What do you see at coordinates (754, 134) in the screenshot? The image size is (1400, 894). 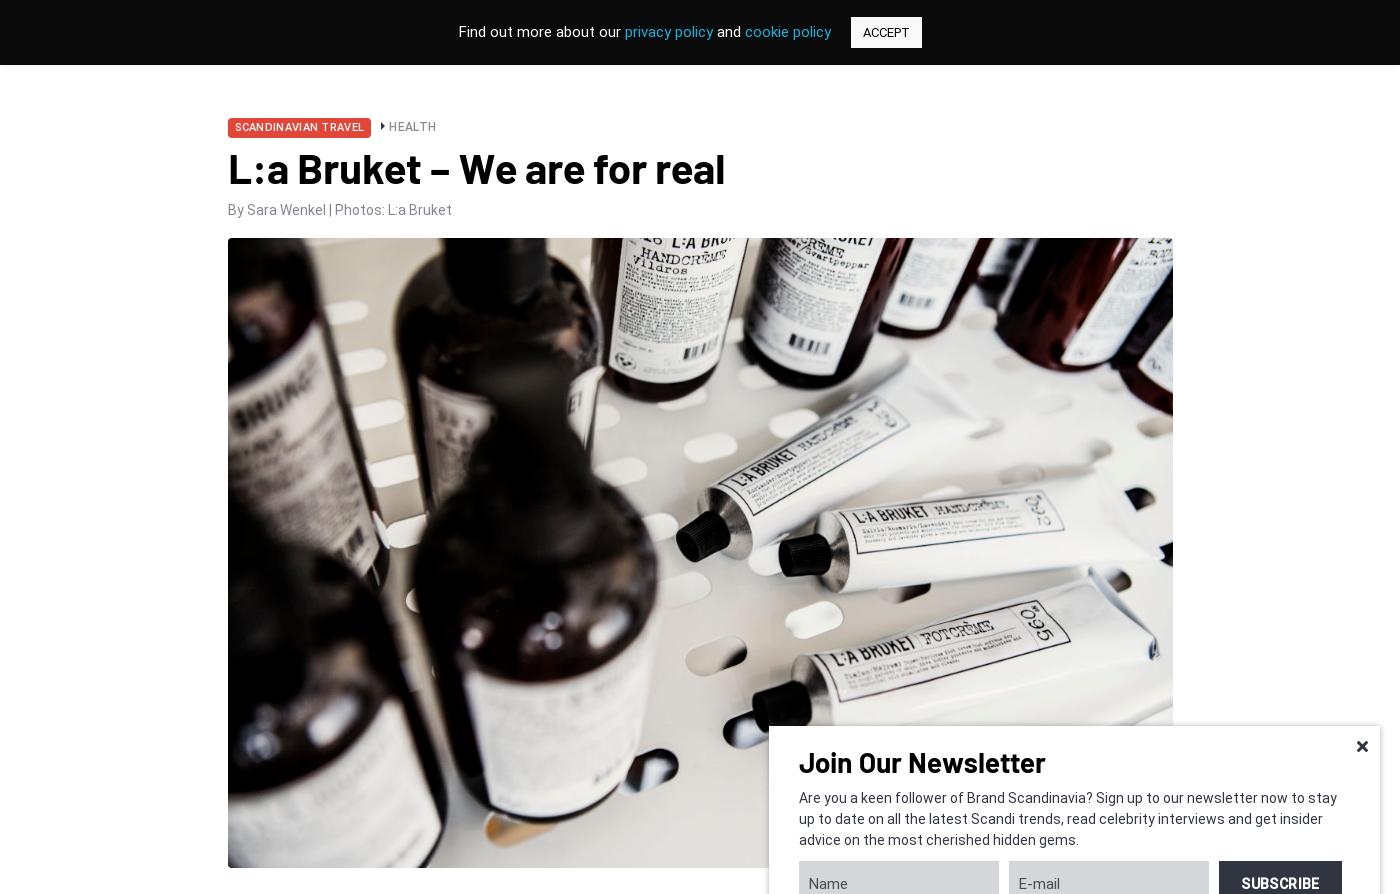 I see `'Museums'` at bounding box center [754, 134].